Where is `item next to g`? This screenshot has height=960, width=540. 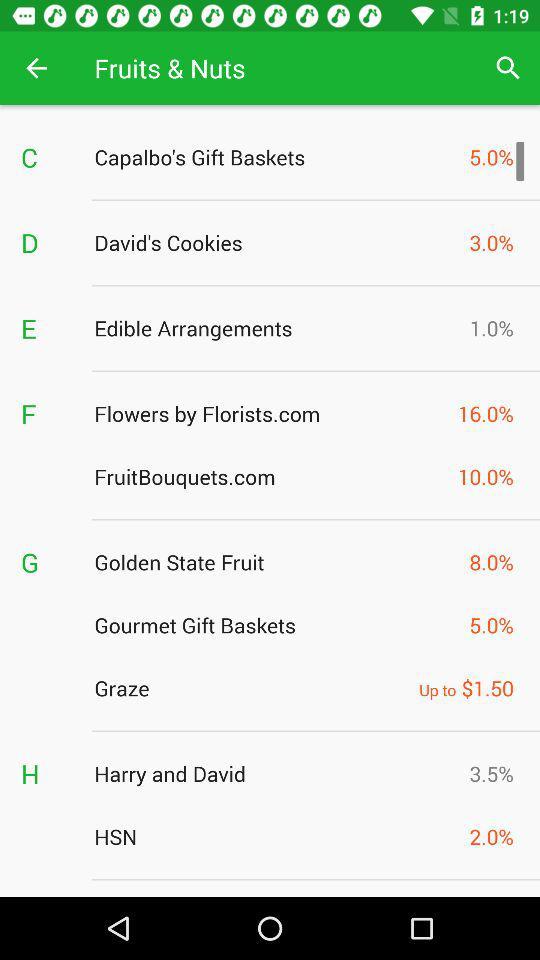
item next to g is located at coordinates (275, 562).